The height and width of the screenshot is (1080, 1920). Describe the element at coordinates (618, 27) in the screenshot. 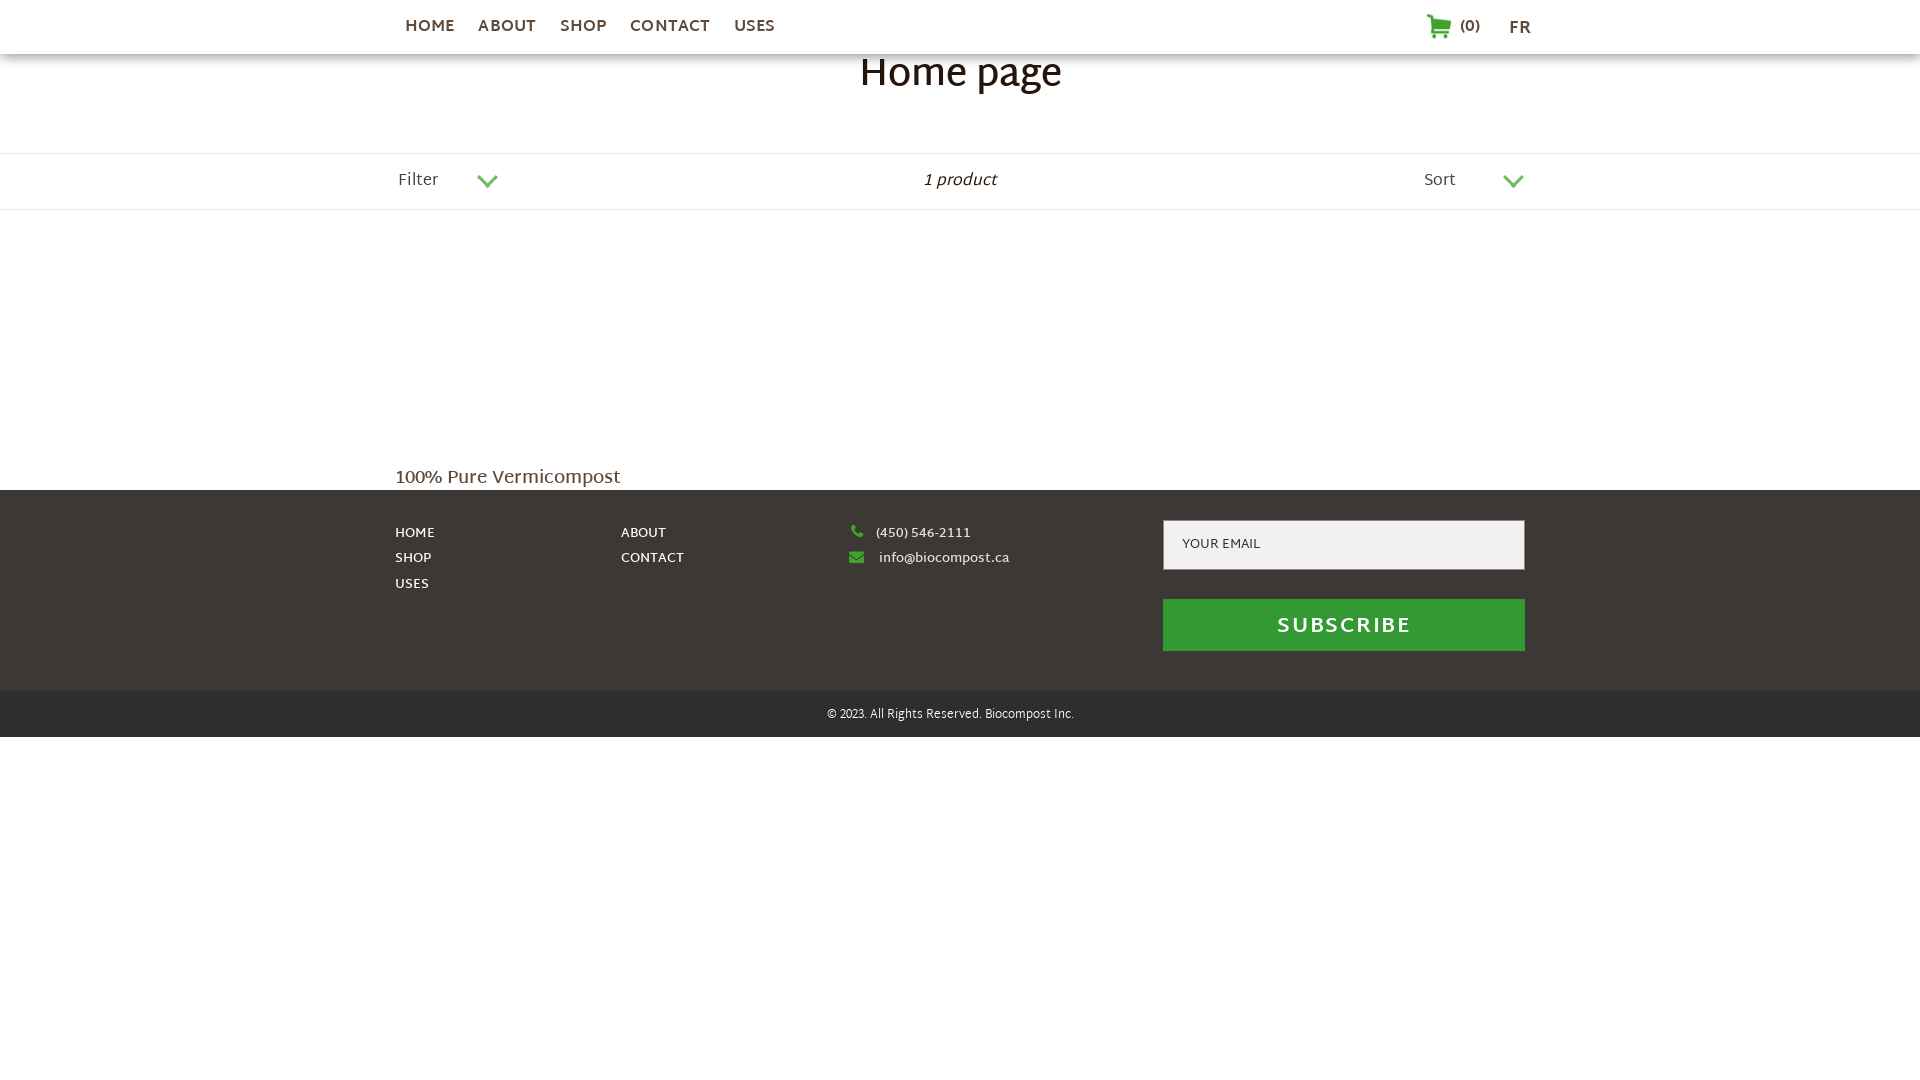

I see `'CONTACT'` at that location.